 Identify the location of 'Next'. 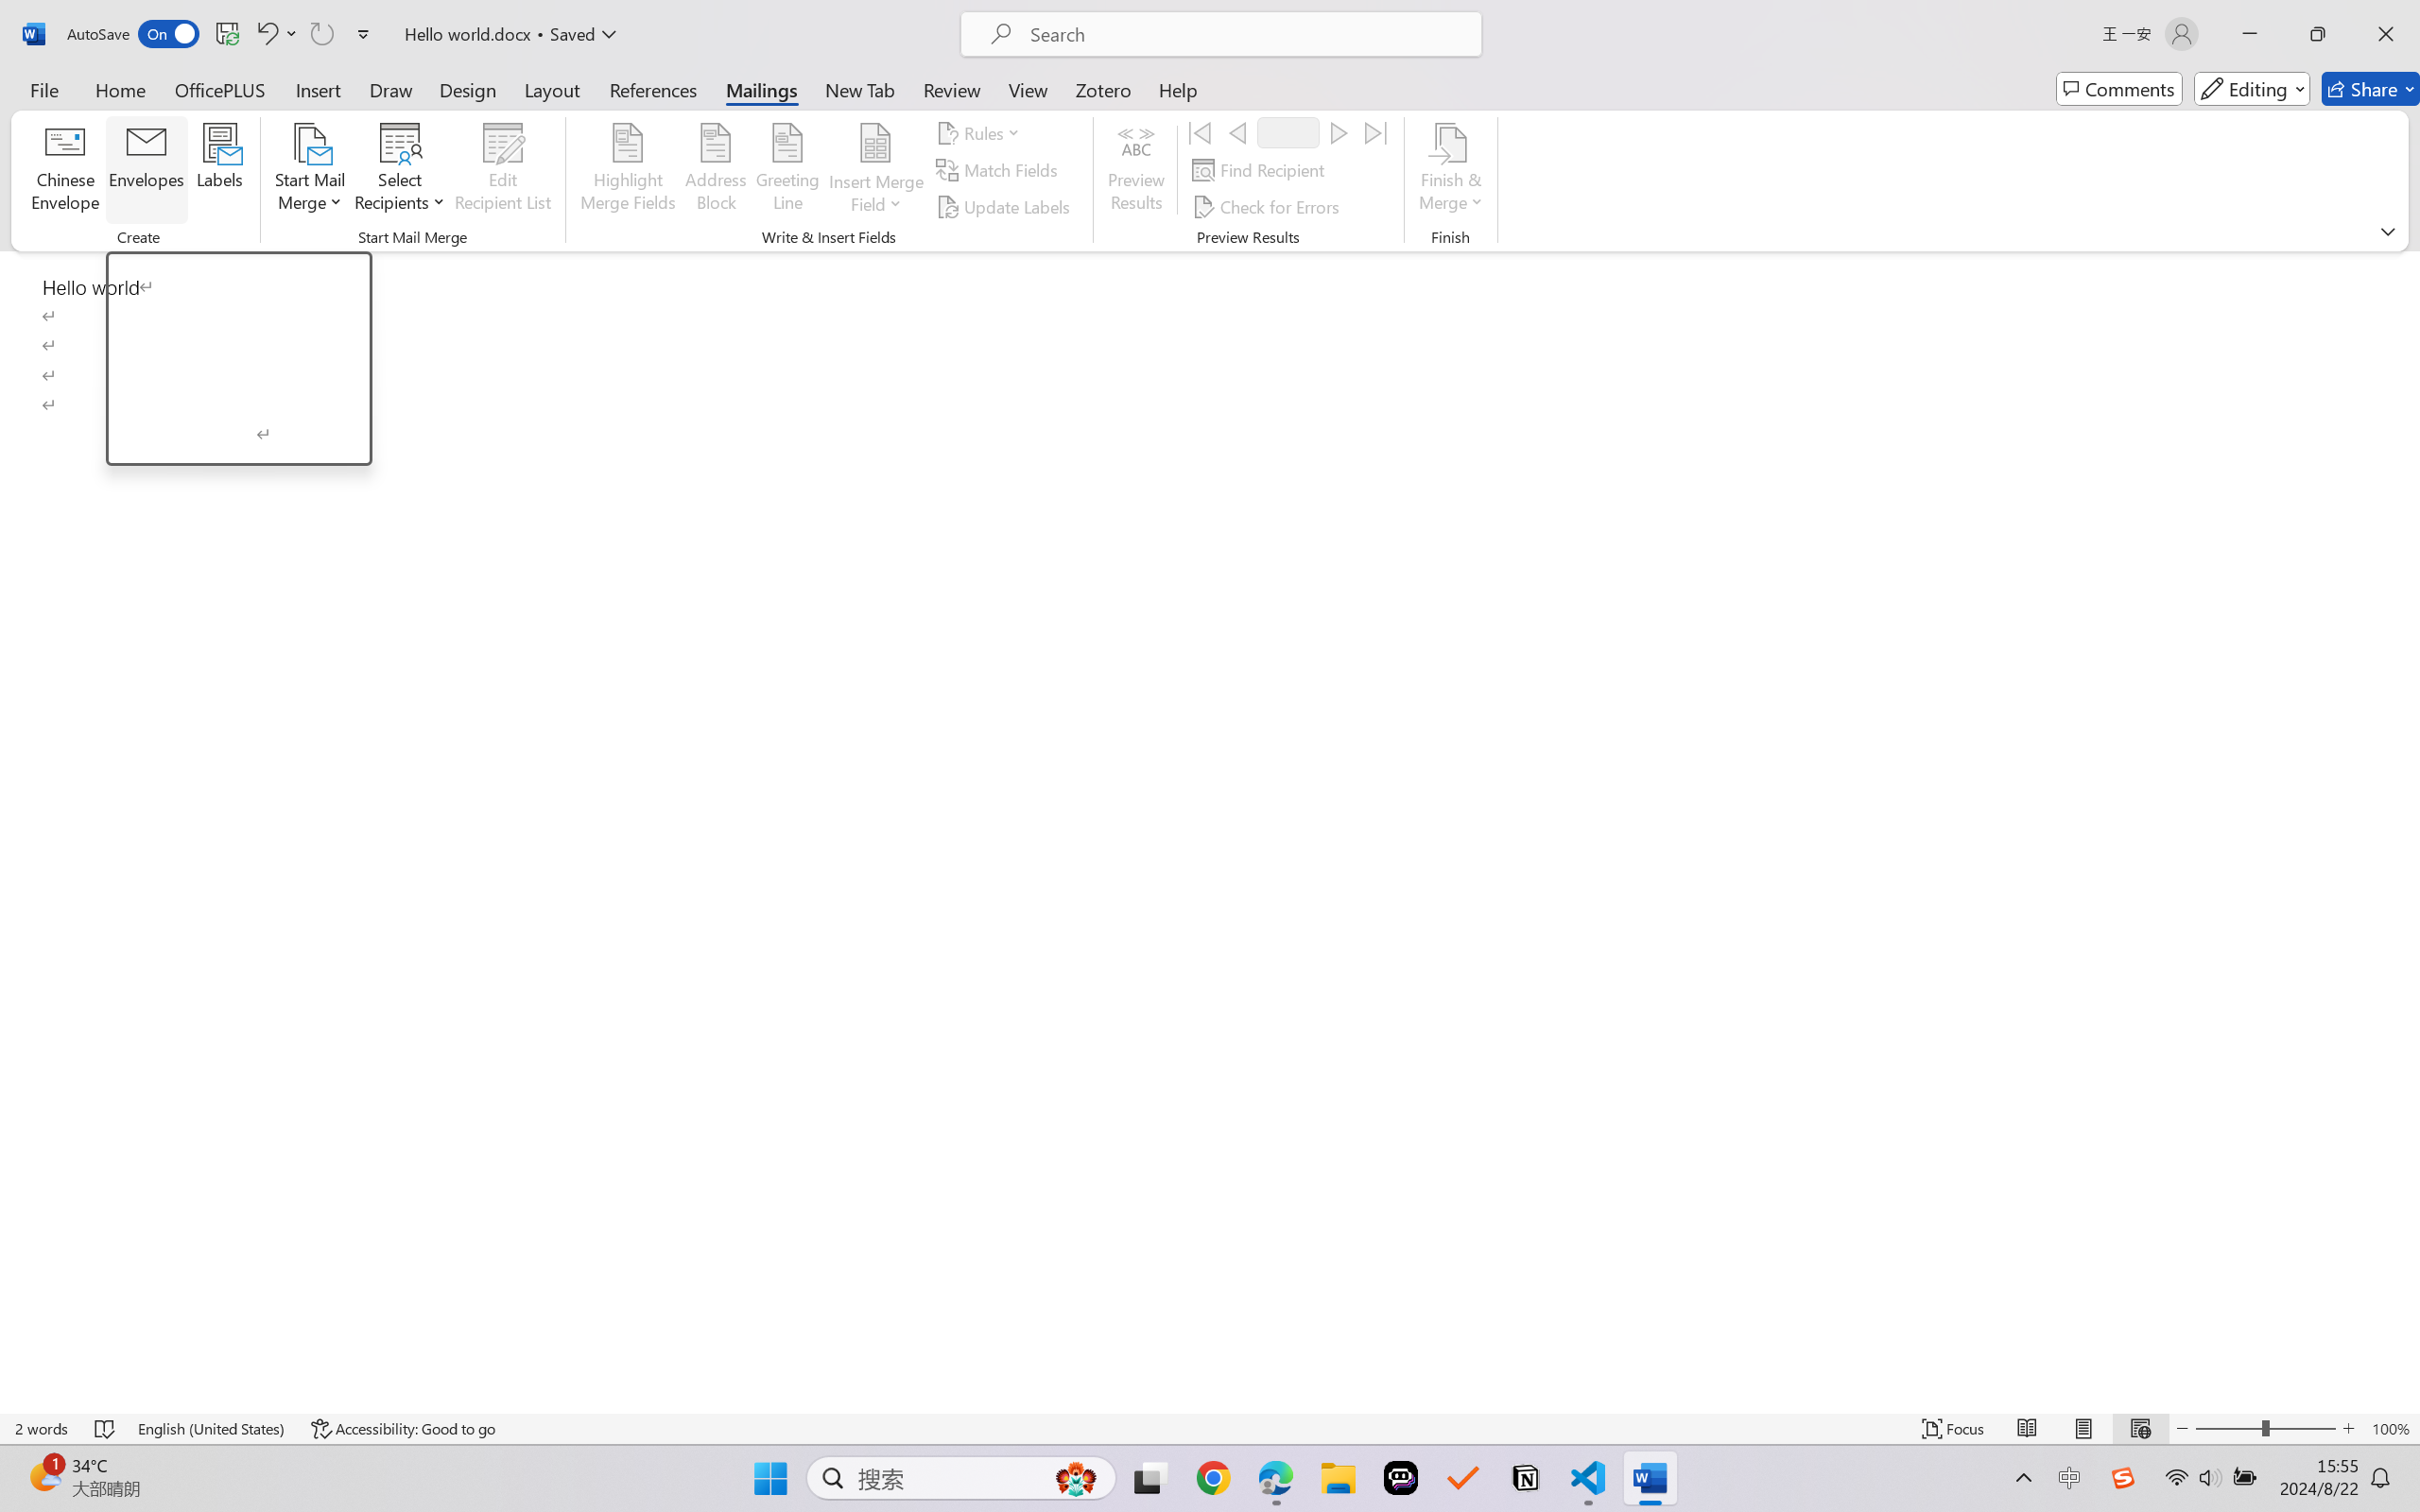
(1338, 131).